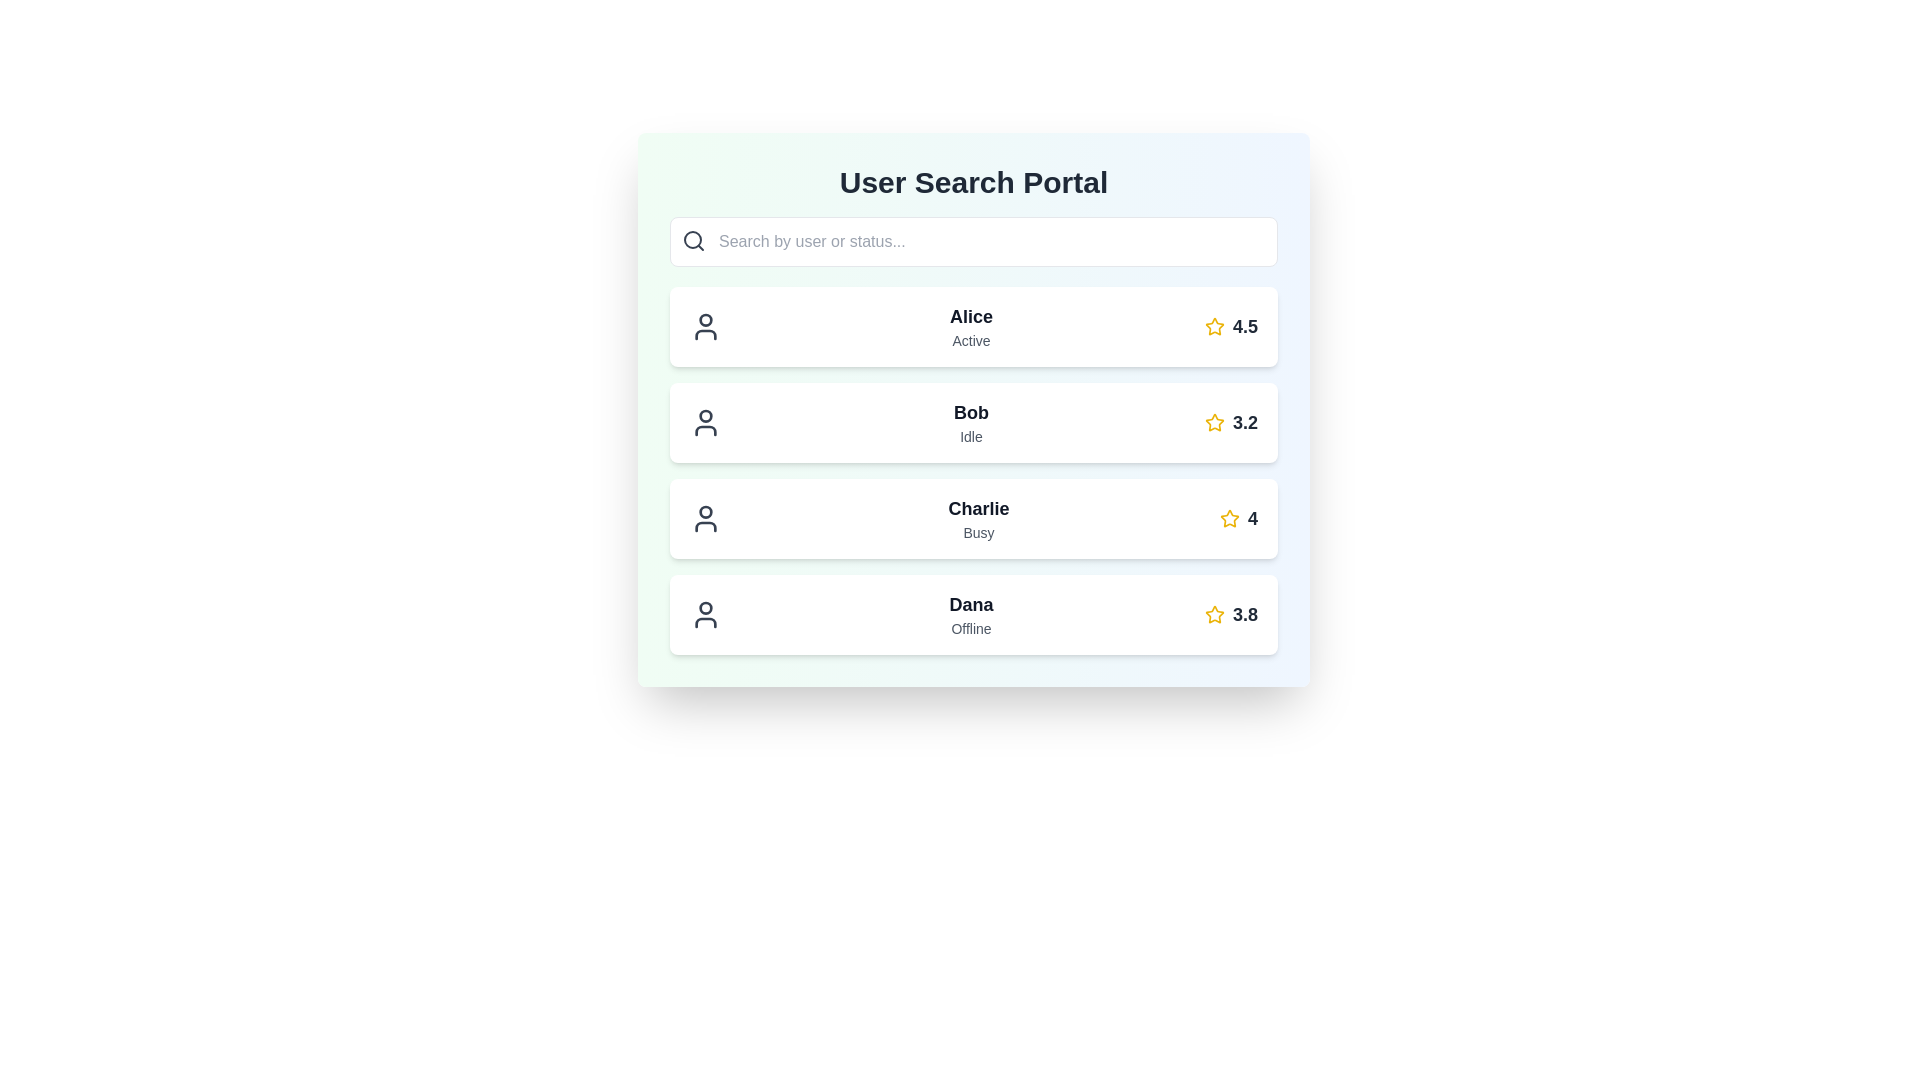 The image size is (1920, 1080). I want to click on the non-interactive graphical representation of the user profile for 'Bob', located in the second position of the user list, so click(705, 415).